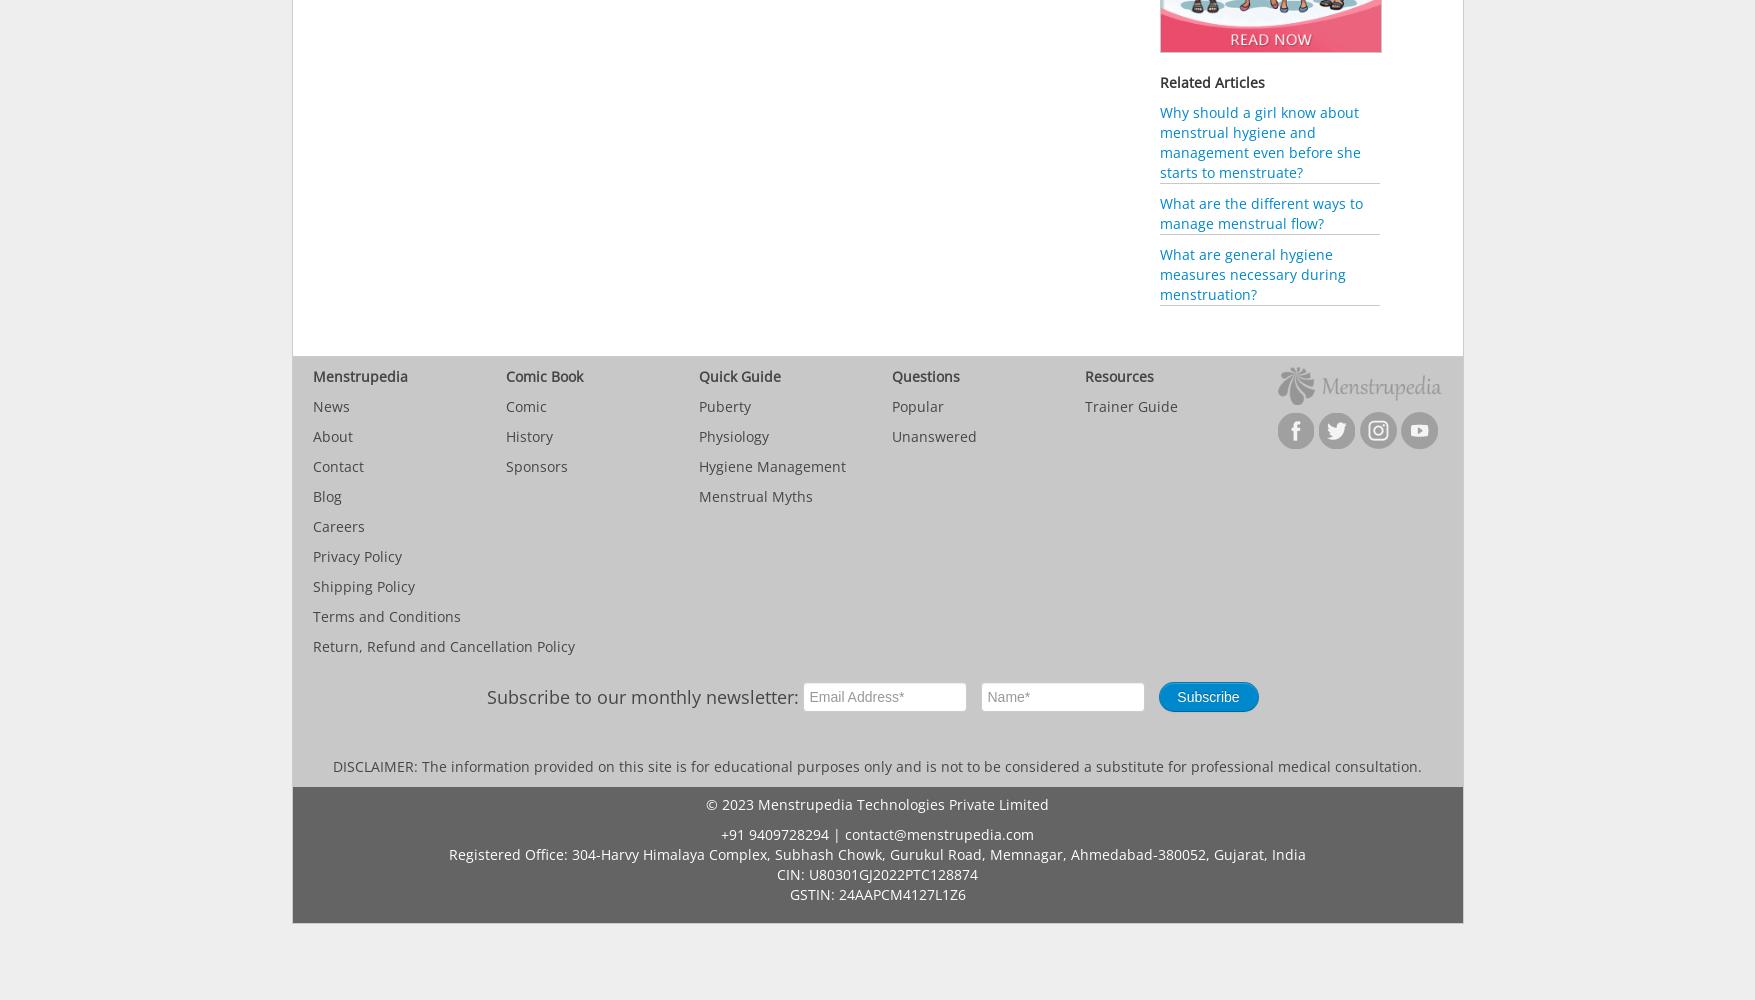 The image size is (1755, 1000). Describe the element at coordinates (311, 406) in the screenshot. I see `'News'` at that location.